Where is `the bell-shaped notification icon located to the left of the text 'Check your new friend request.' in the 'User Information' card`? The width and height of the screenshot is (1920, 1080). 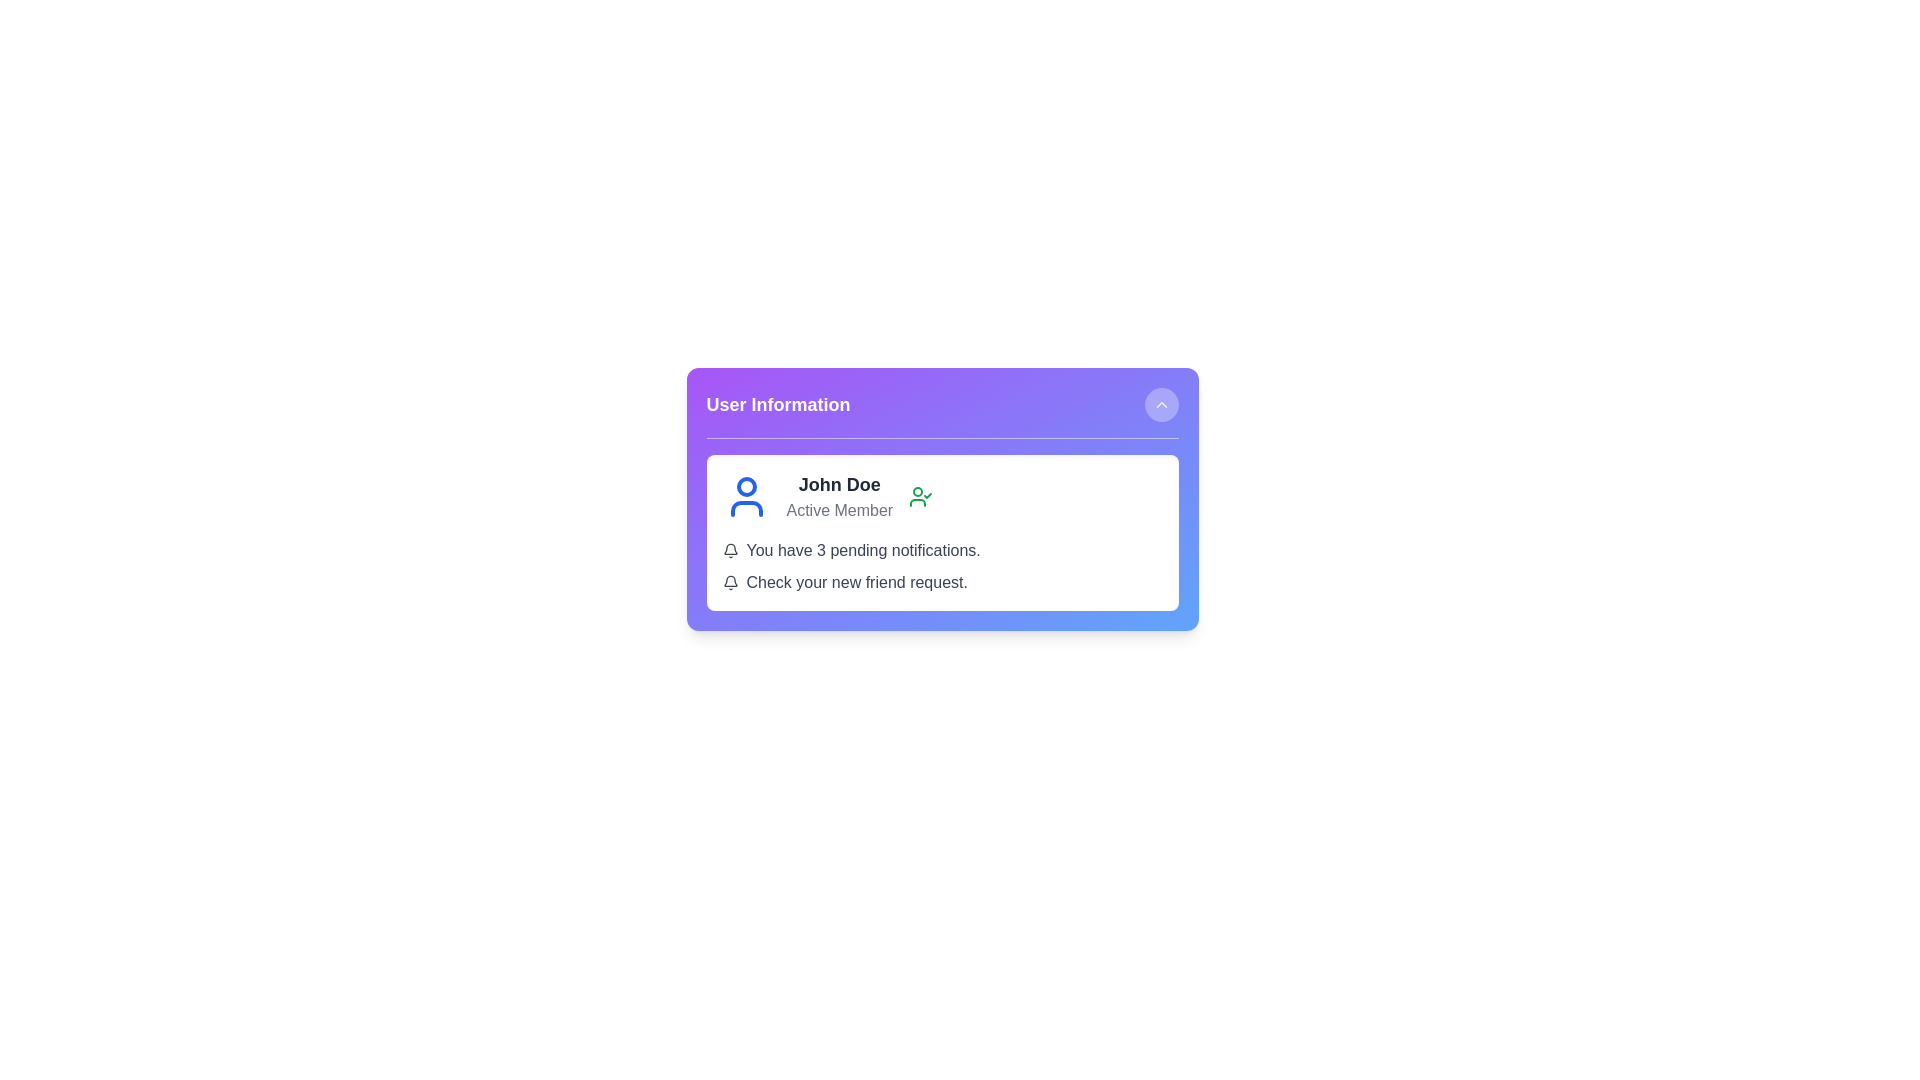 the bell-shaped notification icon located to the left of the text 'Check your new friend request.' in the 'User Information' card is located at coordinates (729, 582).